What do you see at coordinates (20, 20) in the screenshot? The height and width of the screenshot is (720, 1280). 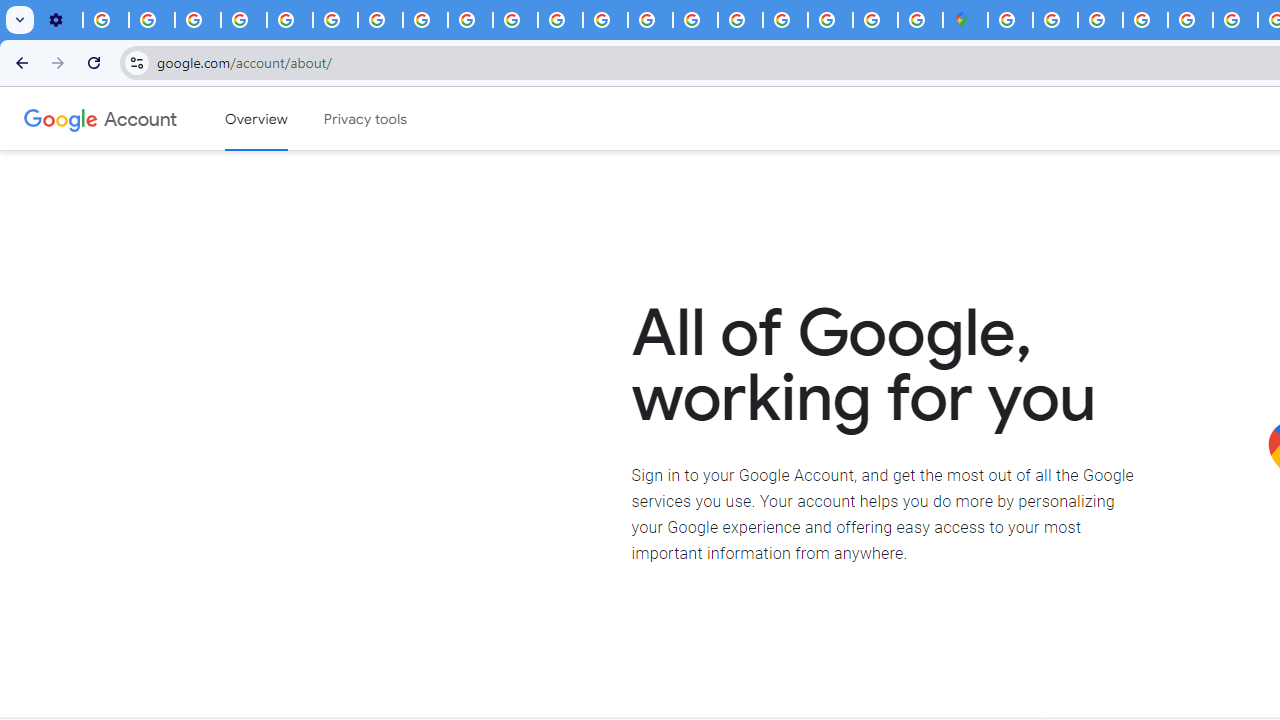 I see `'Search tabs'` at bounding box center [20, 20].